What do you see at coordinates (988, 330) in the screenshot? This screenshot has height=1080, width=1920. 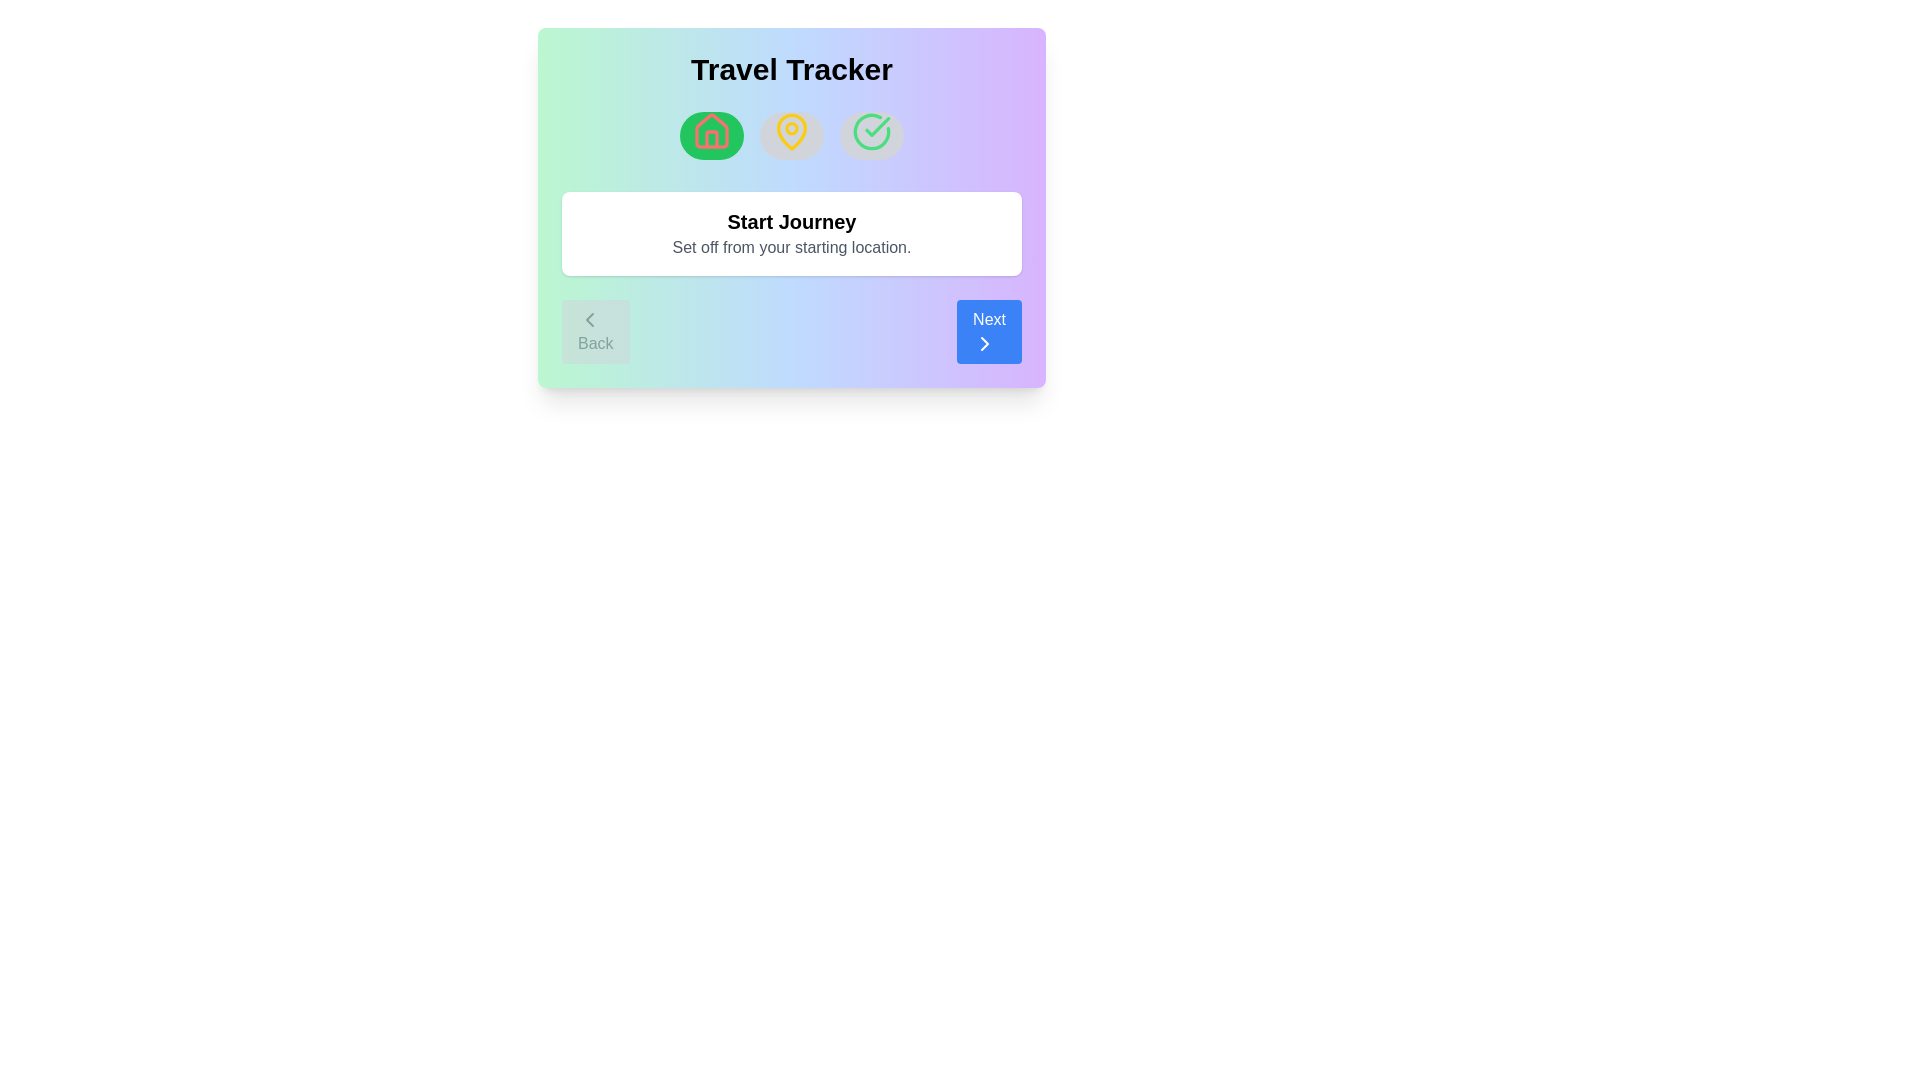 I see `the 'Next' button to proceed to the next step` at bounding box center [988, 330].